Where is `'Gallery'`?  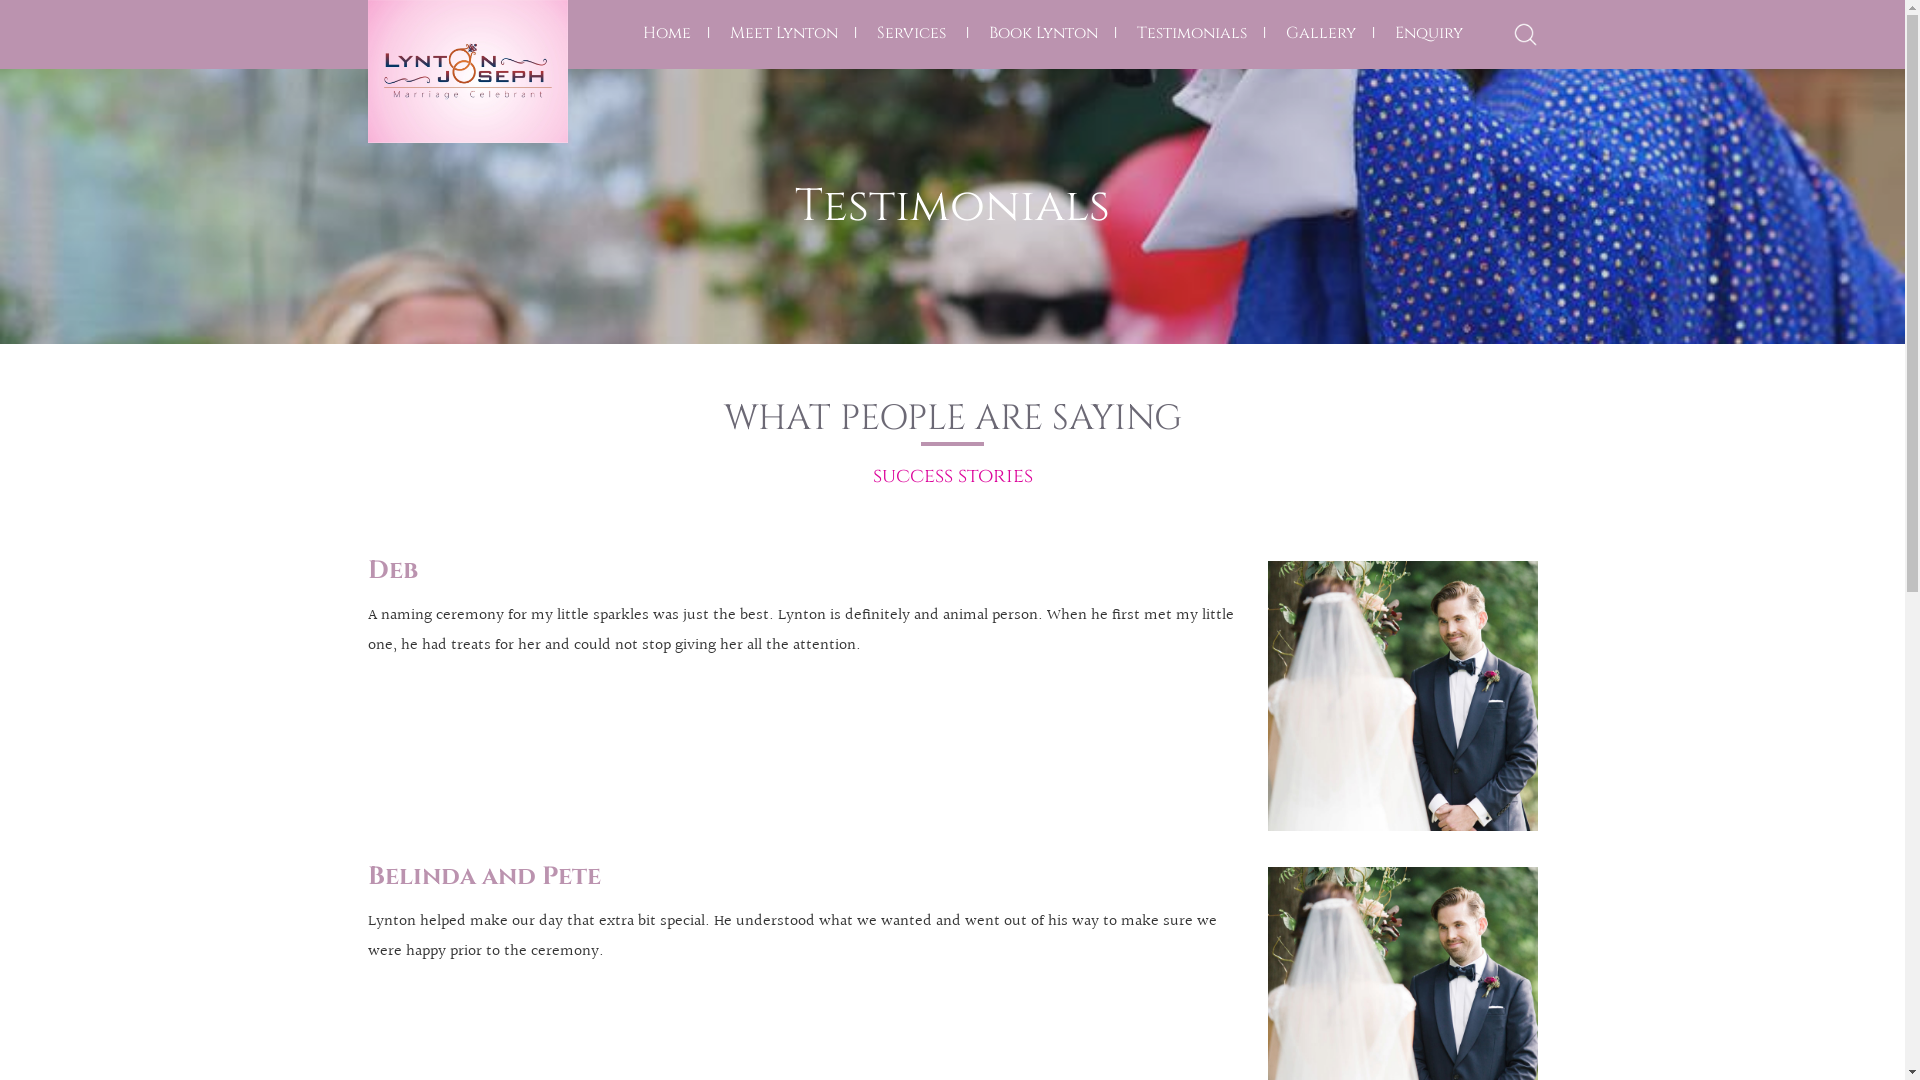 'Gallery' is located at coordinates (1320, 33).